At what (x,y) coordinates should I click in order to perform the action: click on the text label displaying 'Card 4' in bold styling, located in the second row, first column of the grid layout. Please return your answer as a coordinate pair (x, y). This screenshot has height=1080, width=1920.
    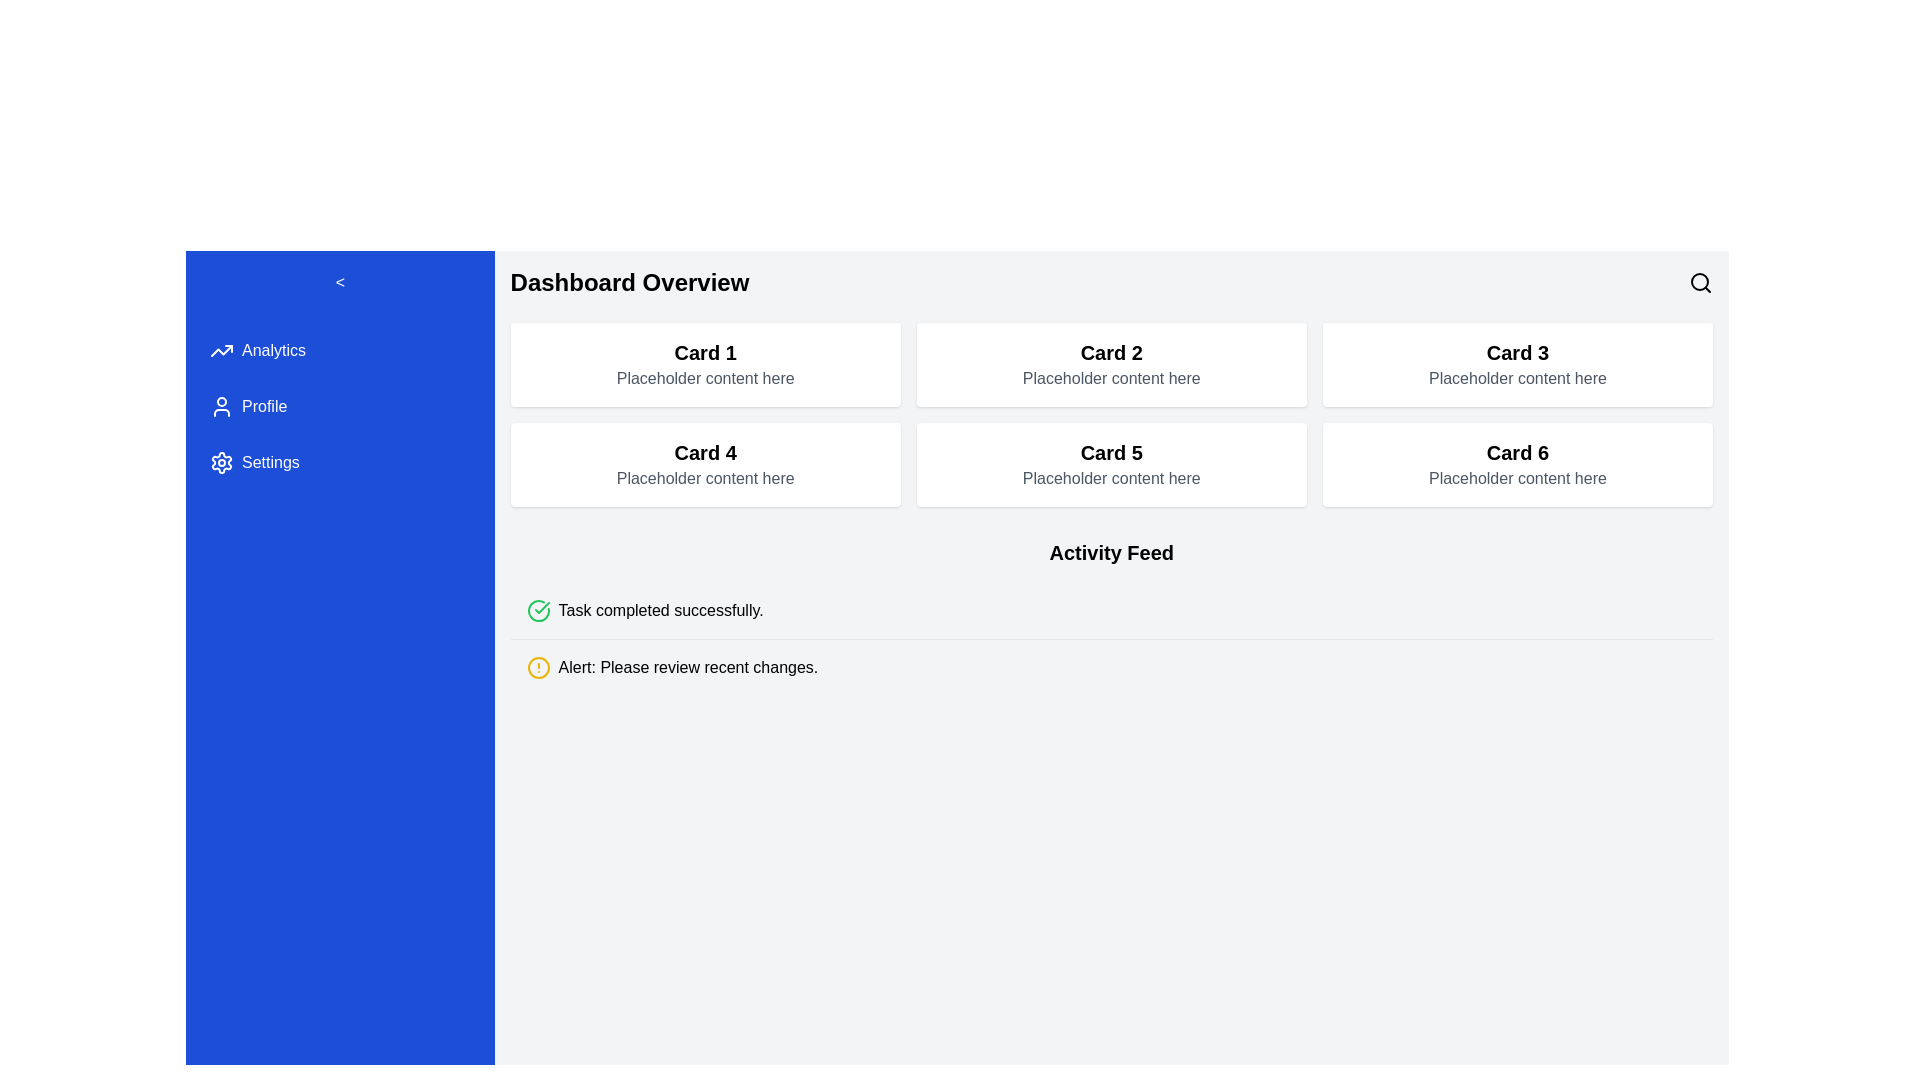
    Looking at the image, I should click on (705, 452).